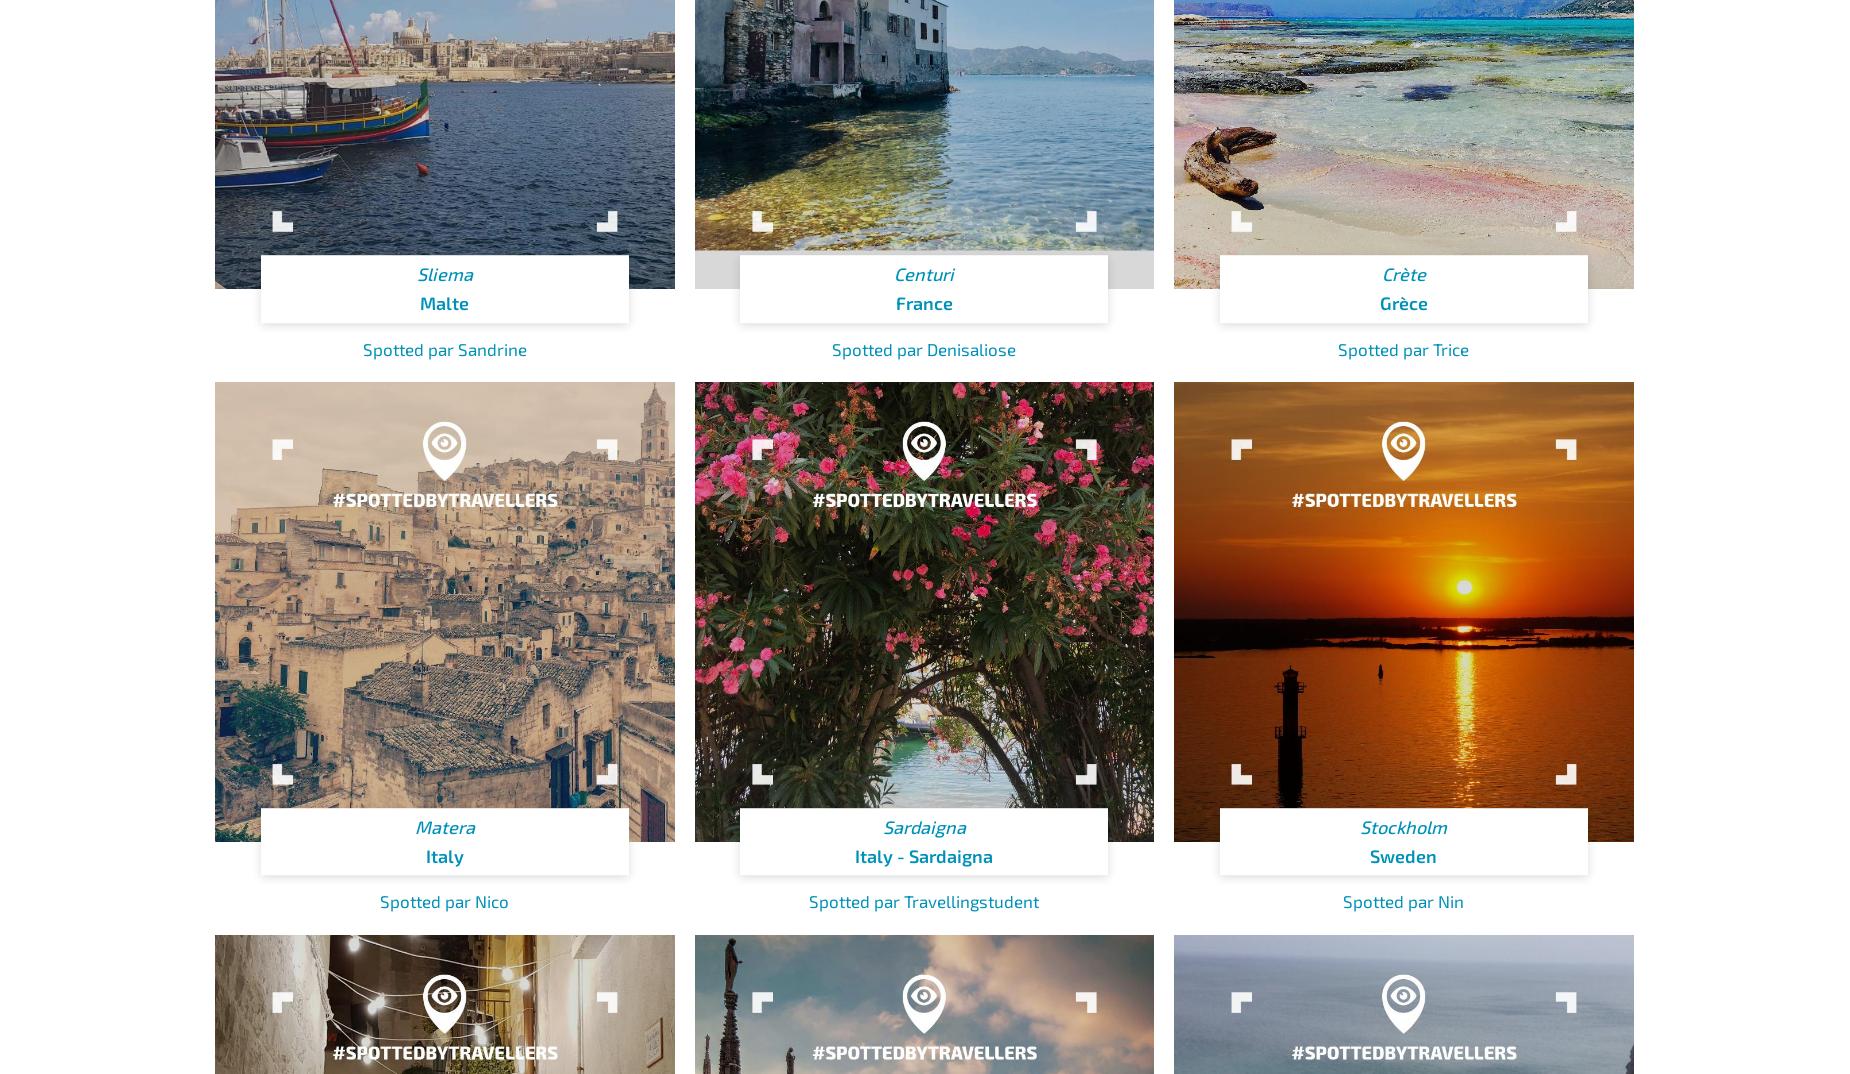  Describe the element at coordinates (1377, 302) in the screenshot. I see `'Grèce'` at that location.